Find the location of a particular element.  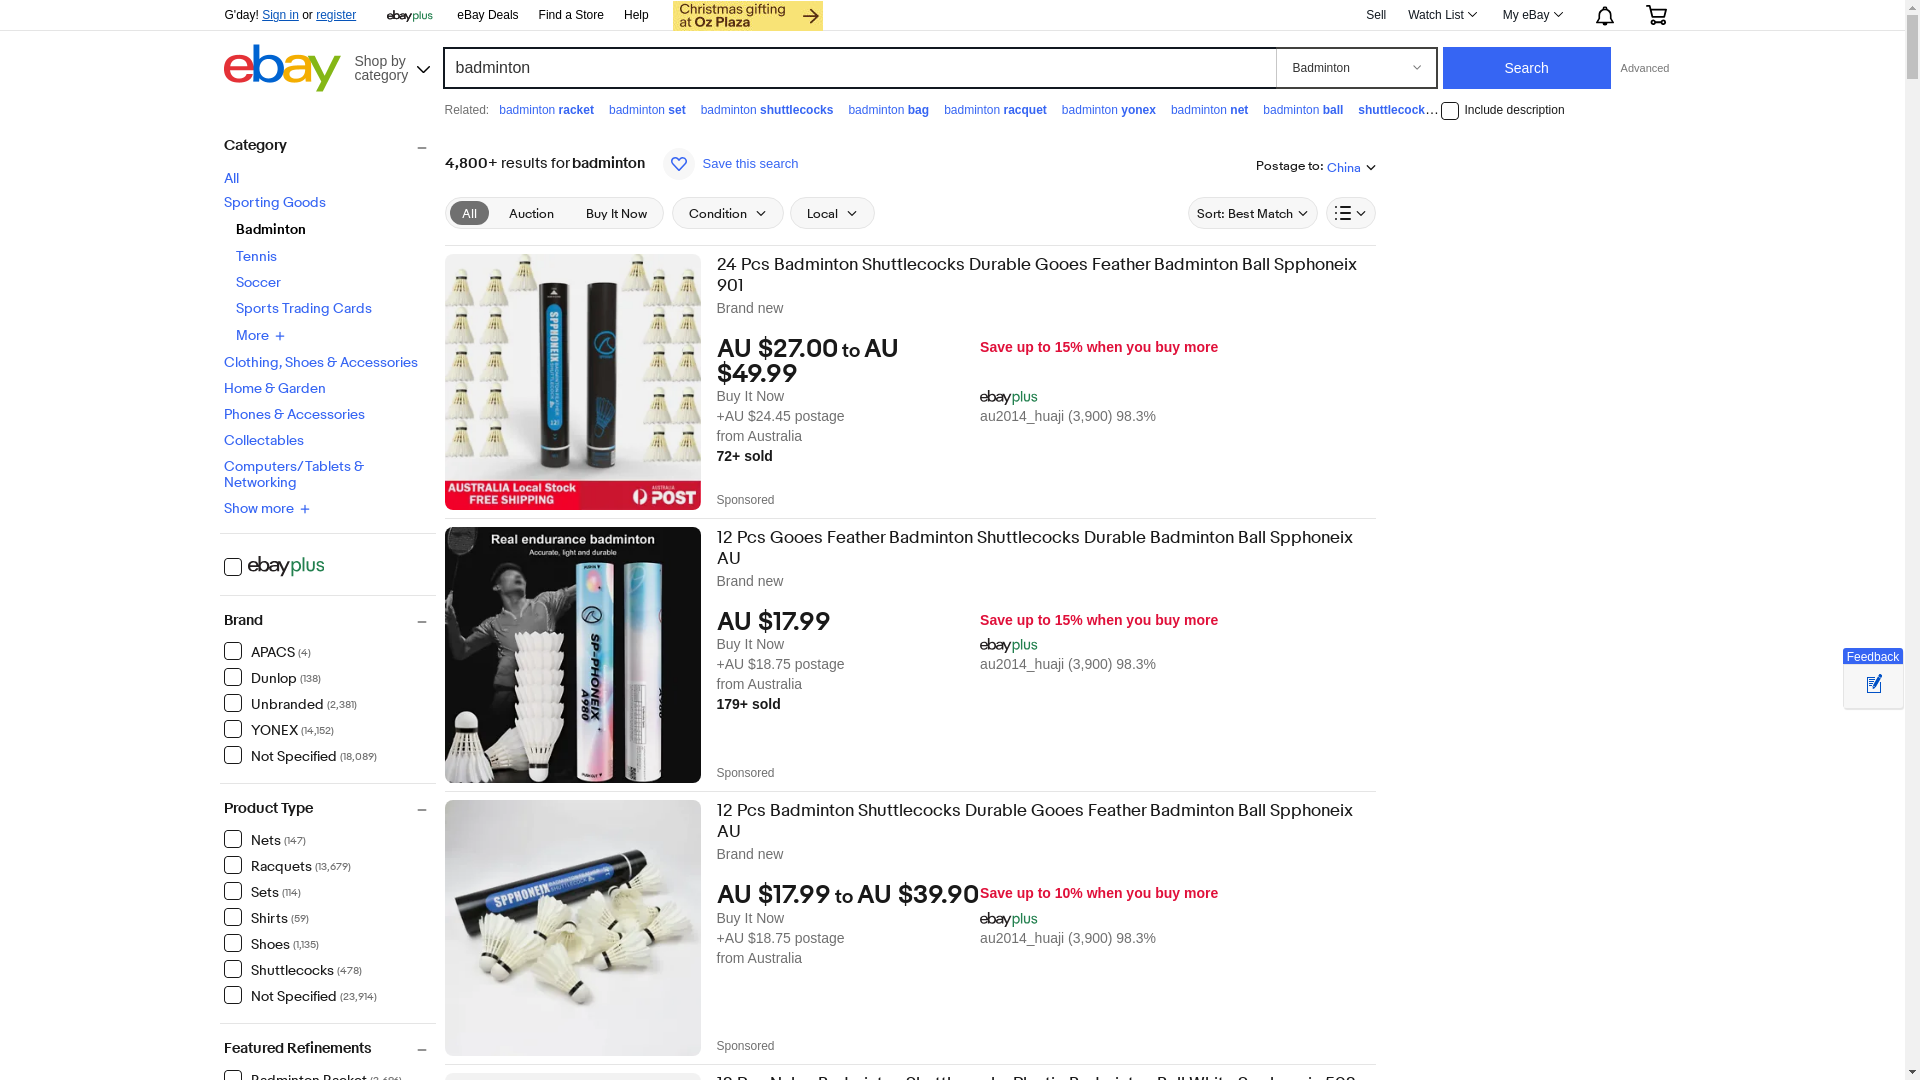

'Auction' is located at coordinates (530, 212).